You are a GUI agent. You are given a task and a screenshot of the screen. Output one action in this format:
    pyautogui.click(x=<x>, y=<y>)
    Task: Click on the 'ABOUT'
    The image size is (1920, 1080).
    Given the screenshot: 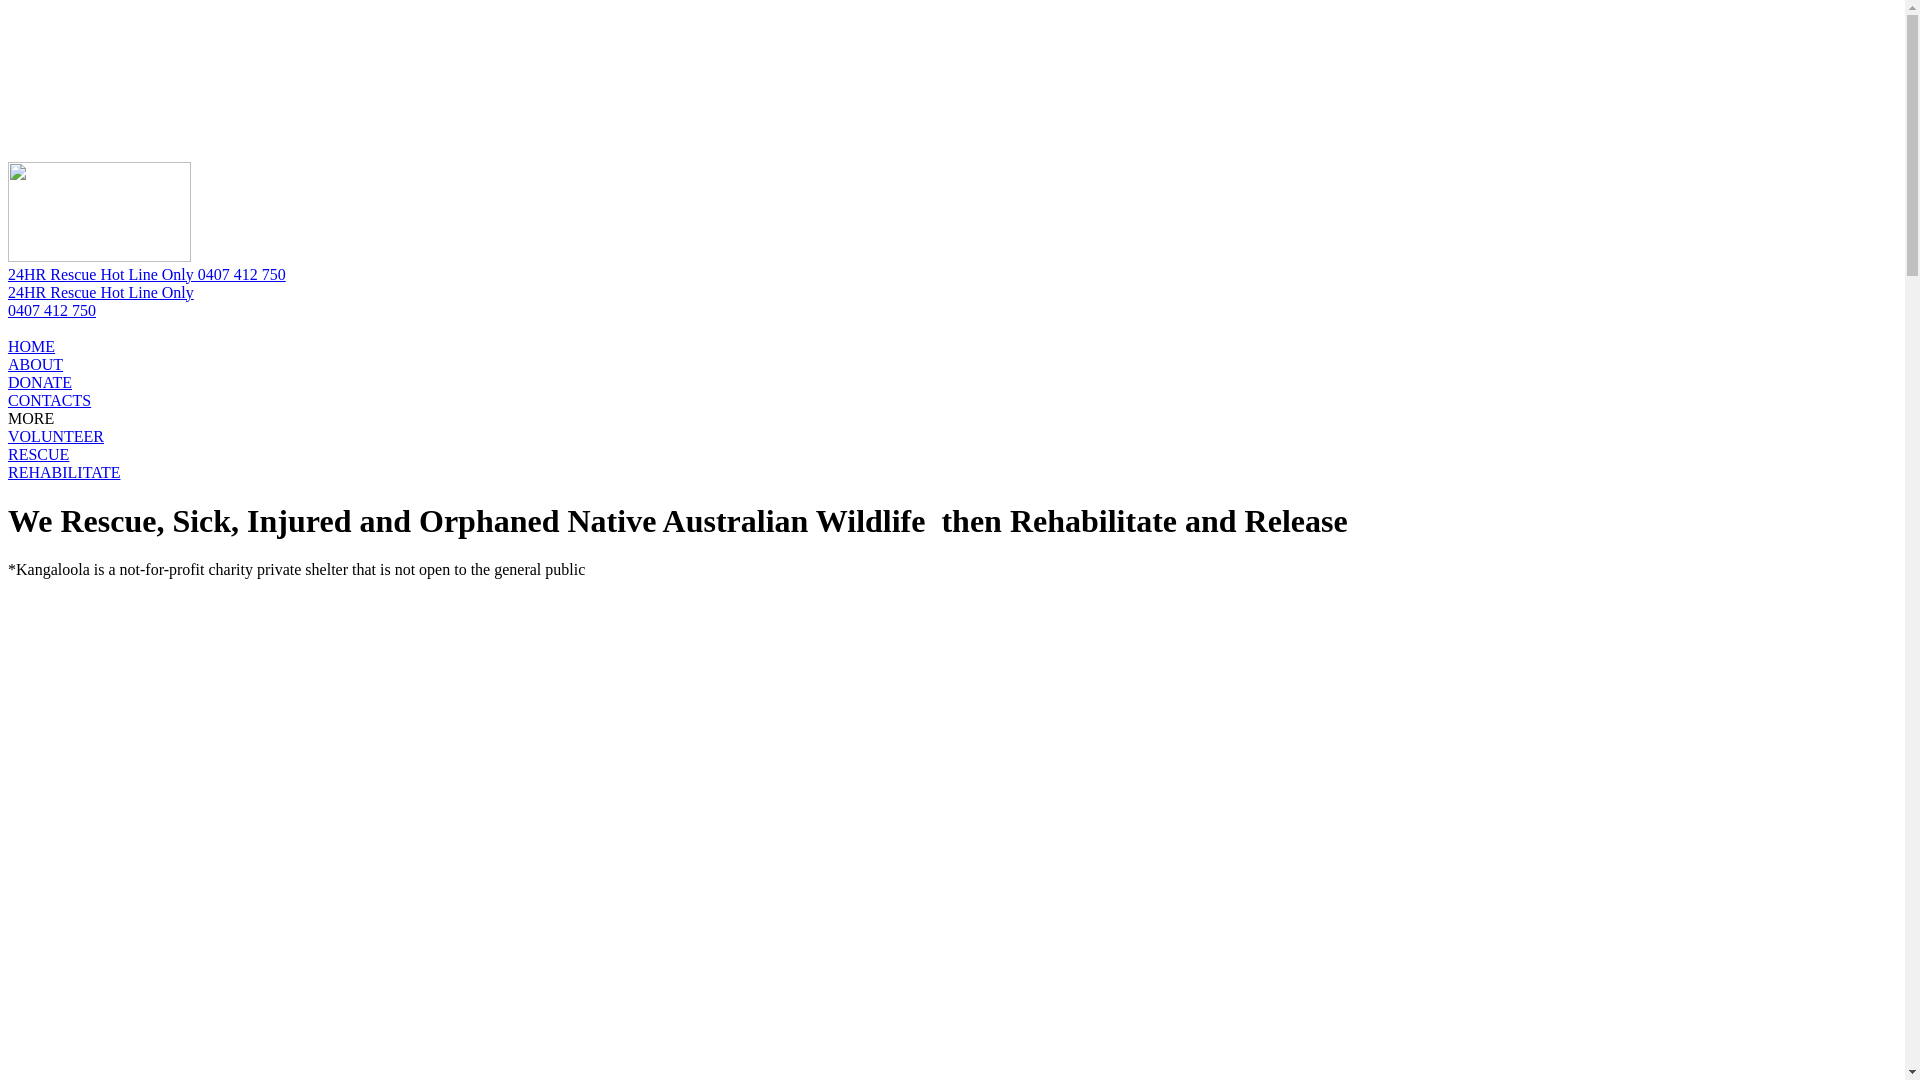 What is the action you would take?
    pyautogui.click(x=35, y=364)
    